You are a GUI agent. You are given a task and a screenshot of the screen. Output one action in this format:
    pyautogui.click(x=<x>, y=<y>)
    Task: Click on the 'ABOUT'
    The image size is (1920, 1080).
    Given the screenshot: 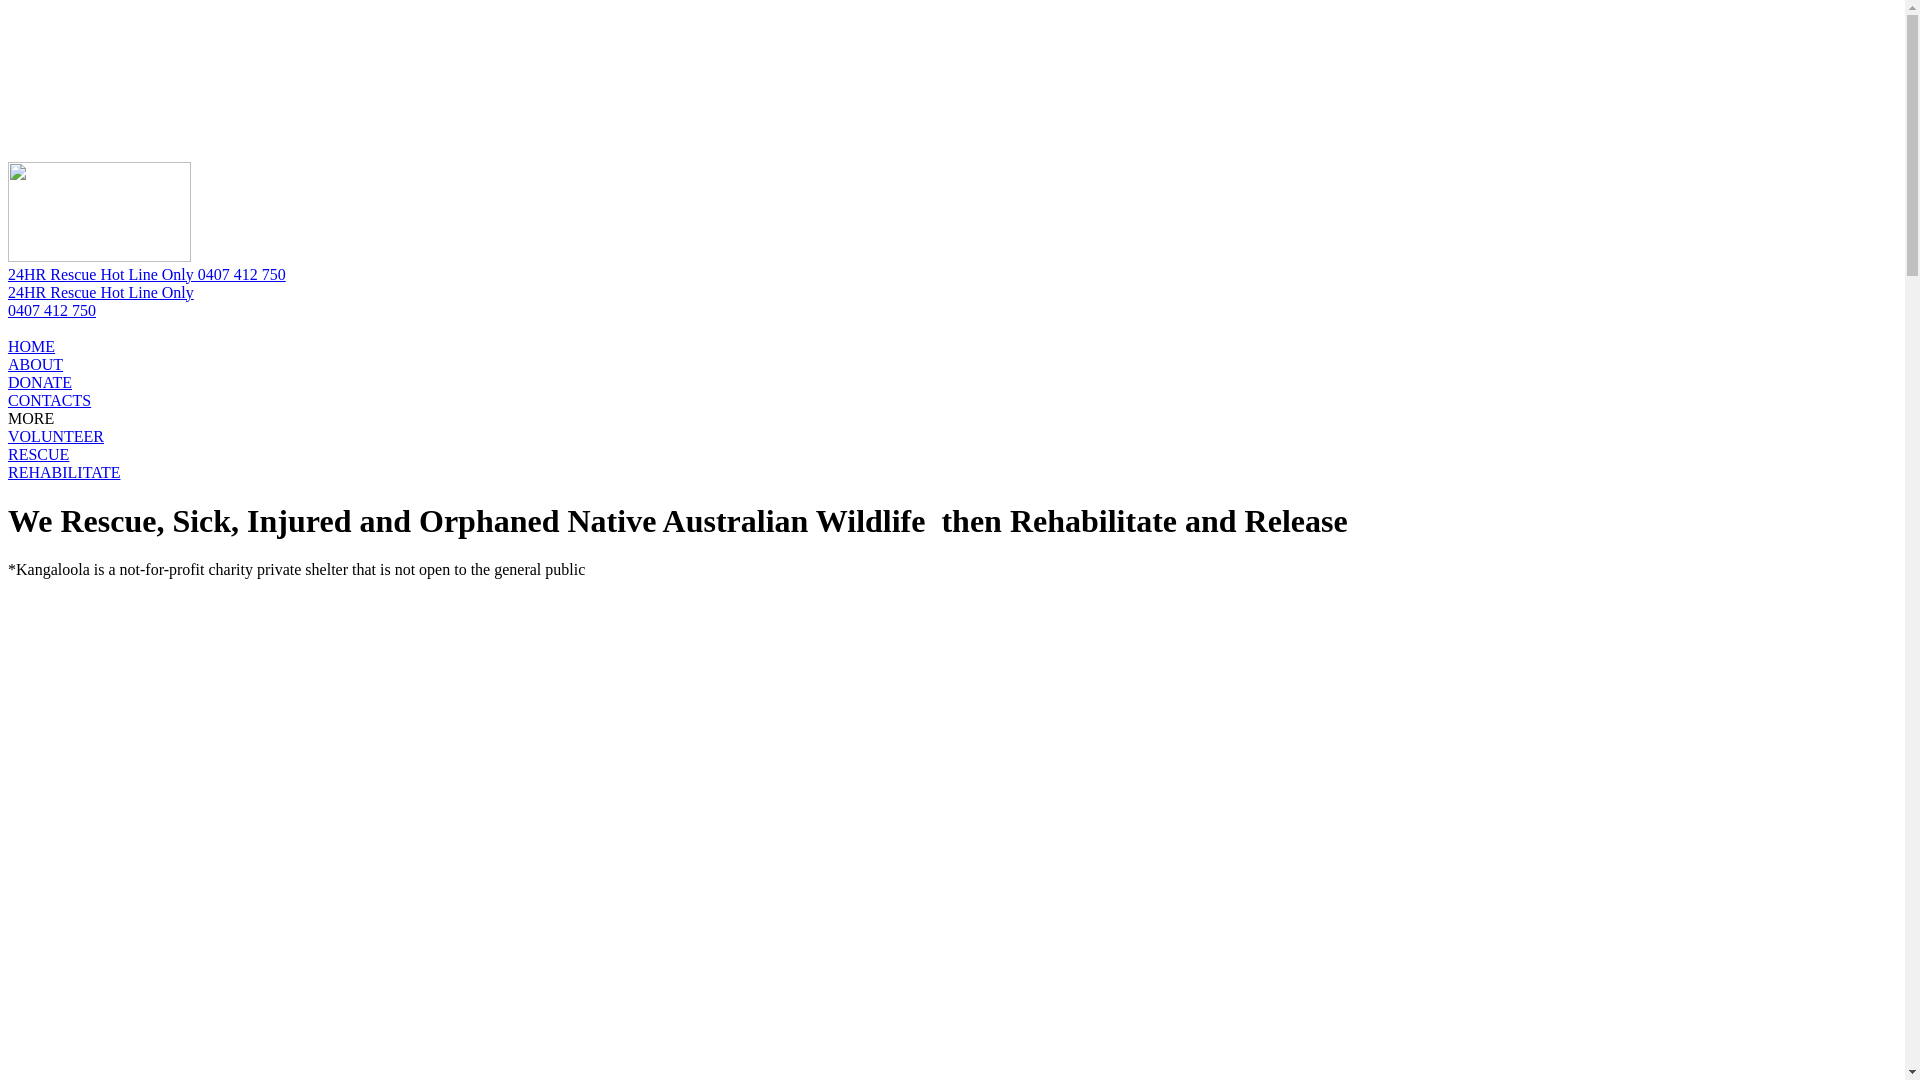 What is the action you would take?
    pyautogui.click(x=35, y=364)
    